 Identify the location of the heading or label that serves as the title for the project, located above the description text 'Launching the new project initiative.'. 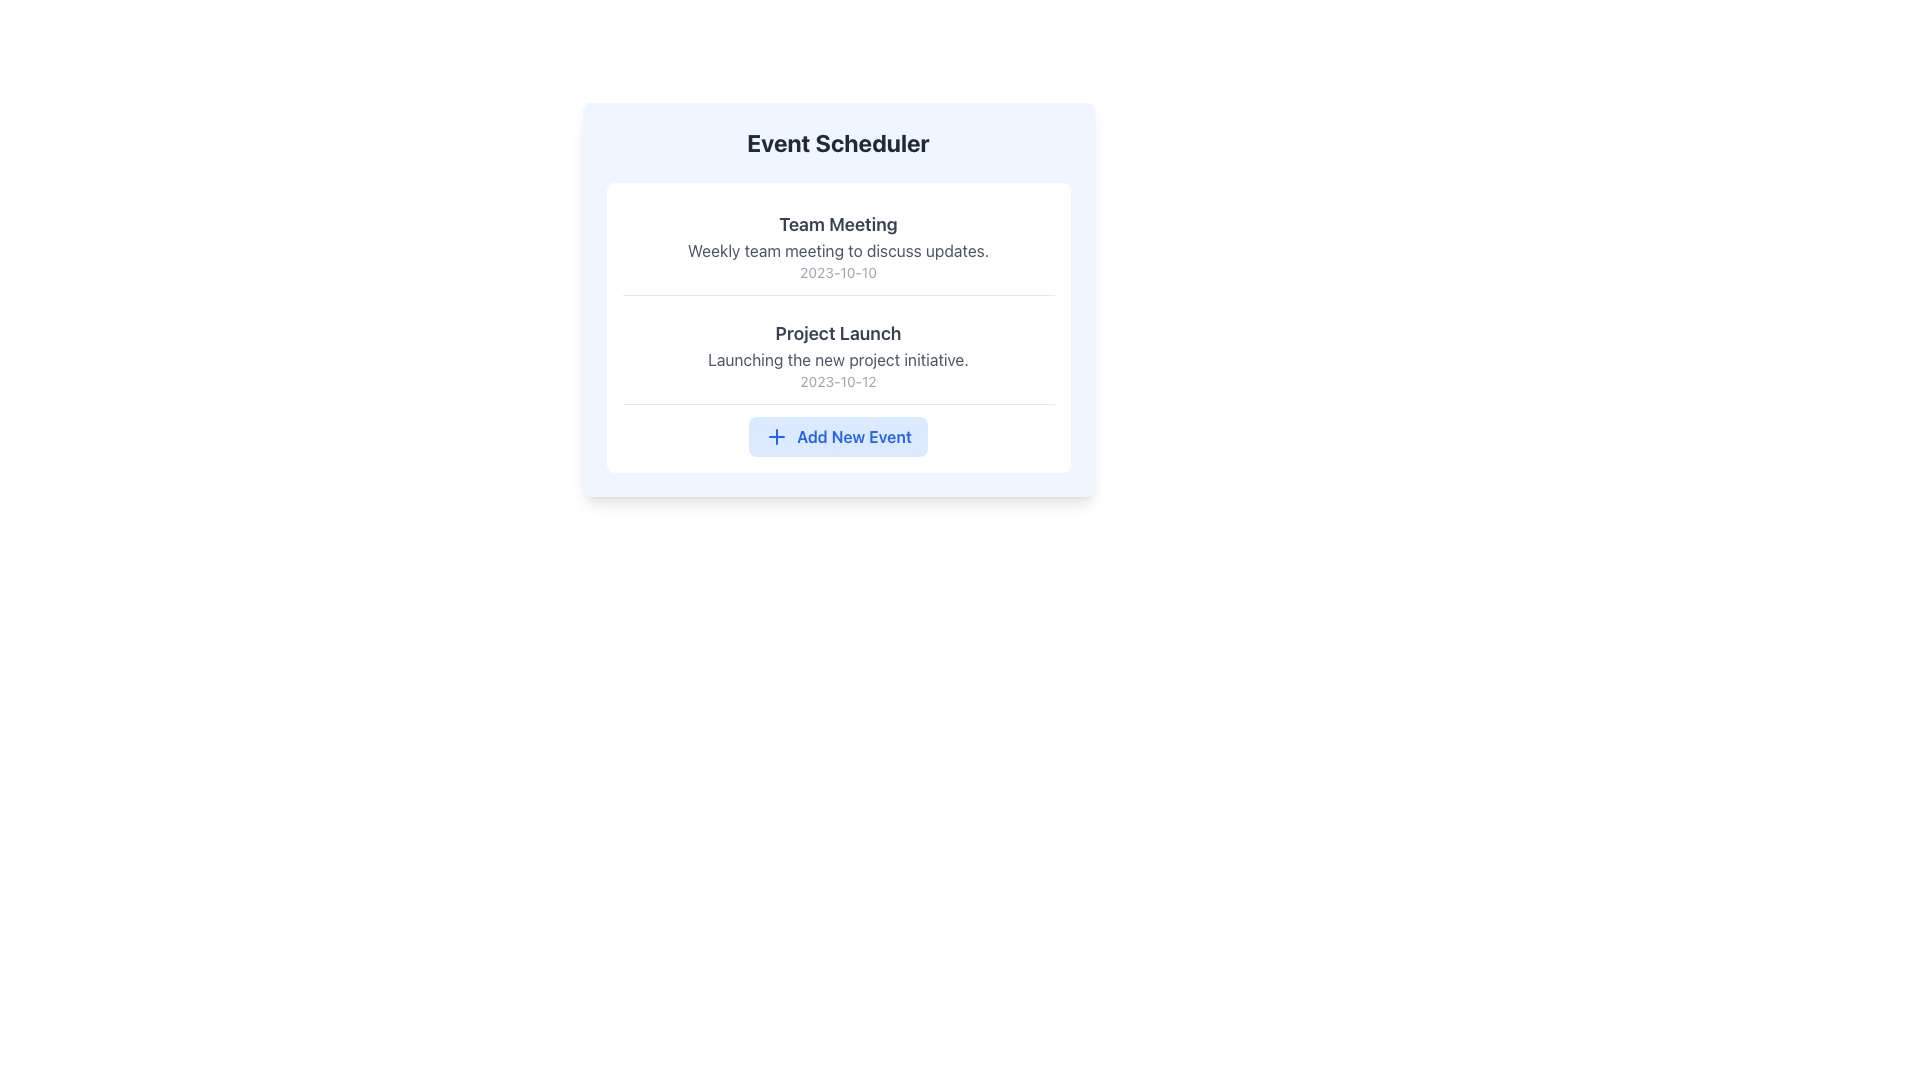
(838, 333).